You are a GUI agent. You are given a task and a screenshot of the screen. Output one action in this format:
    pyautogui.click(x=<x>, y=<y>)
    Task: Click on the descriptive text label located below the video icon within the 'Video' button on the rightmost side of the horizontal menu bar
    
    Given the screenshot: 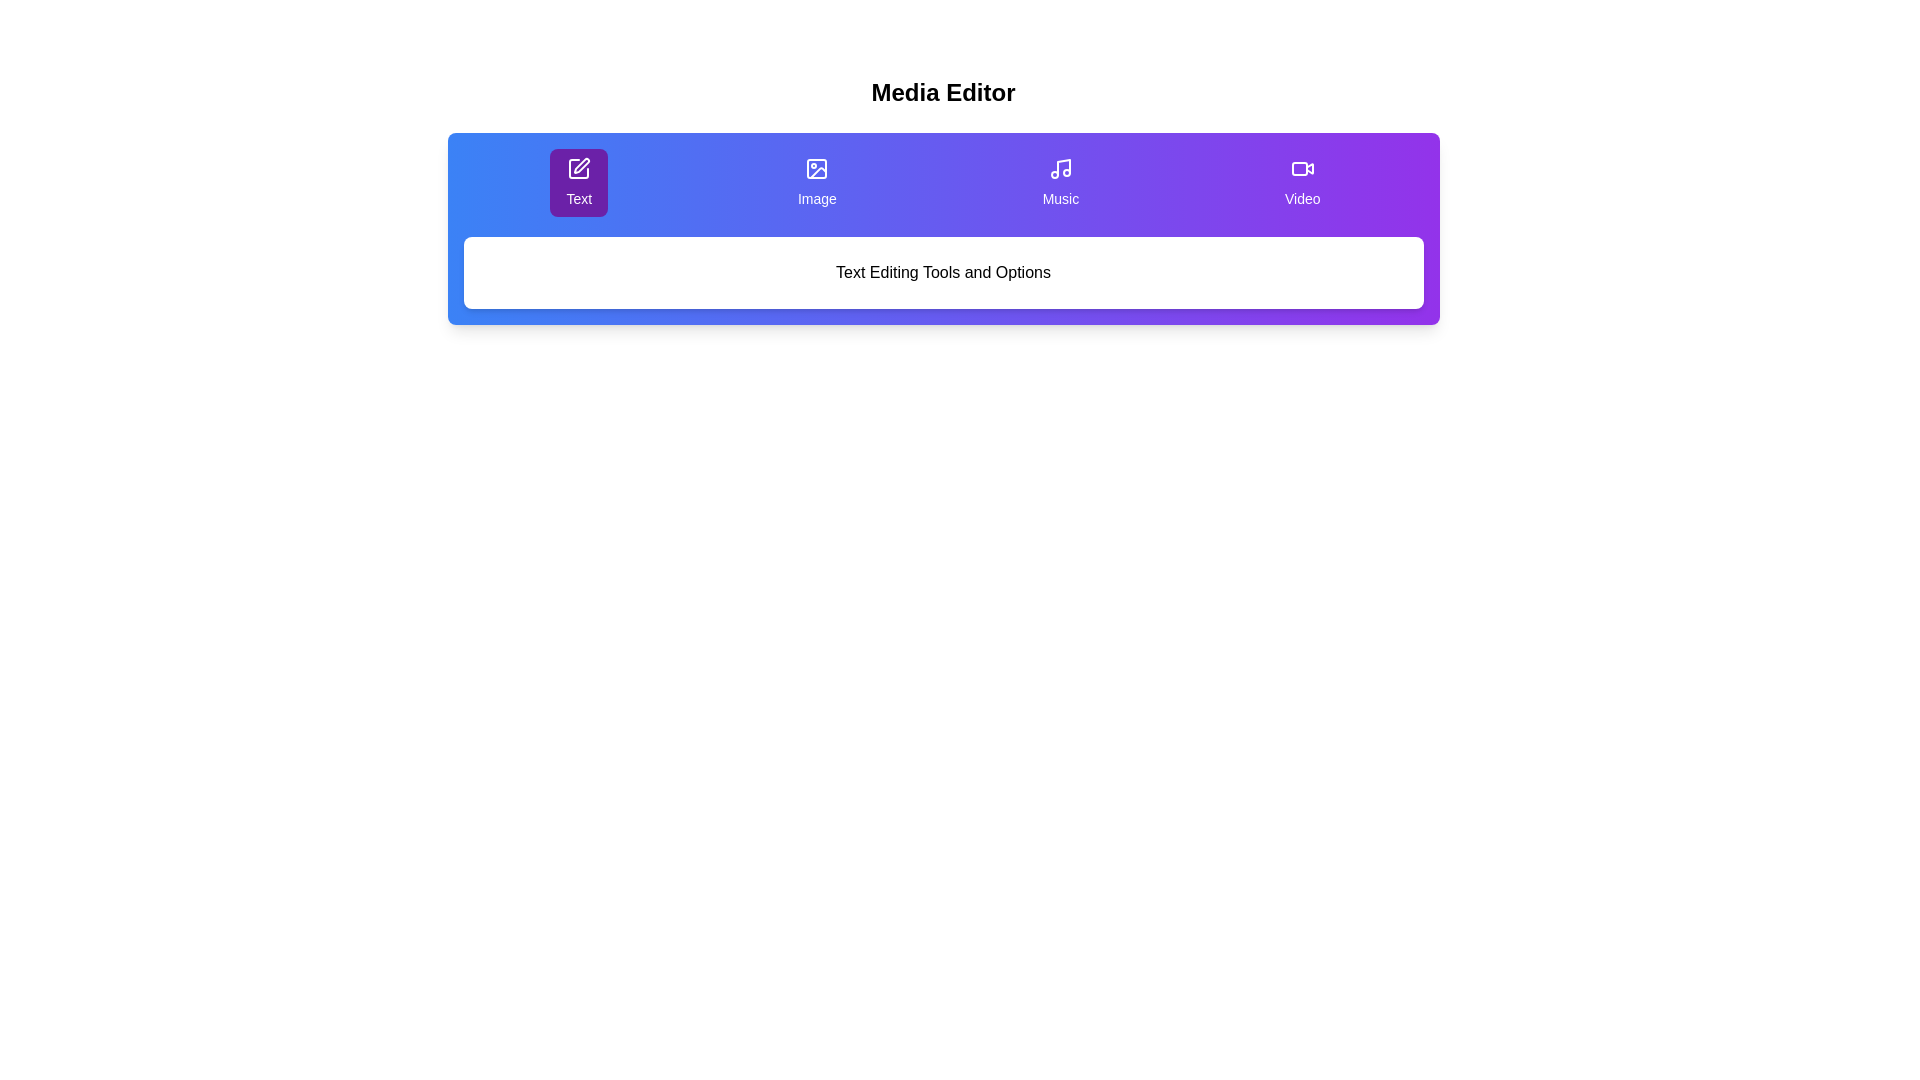 What is the action you would take?
    pyautogui.click(x=1302, y=199)
    